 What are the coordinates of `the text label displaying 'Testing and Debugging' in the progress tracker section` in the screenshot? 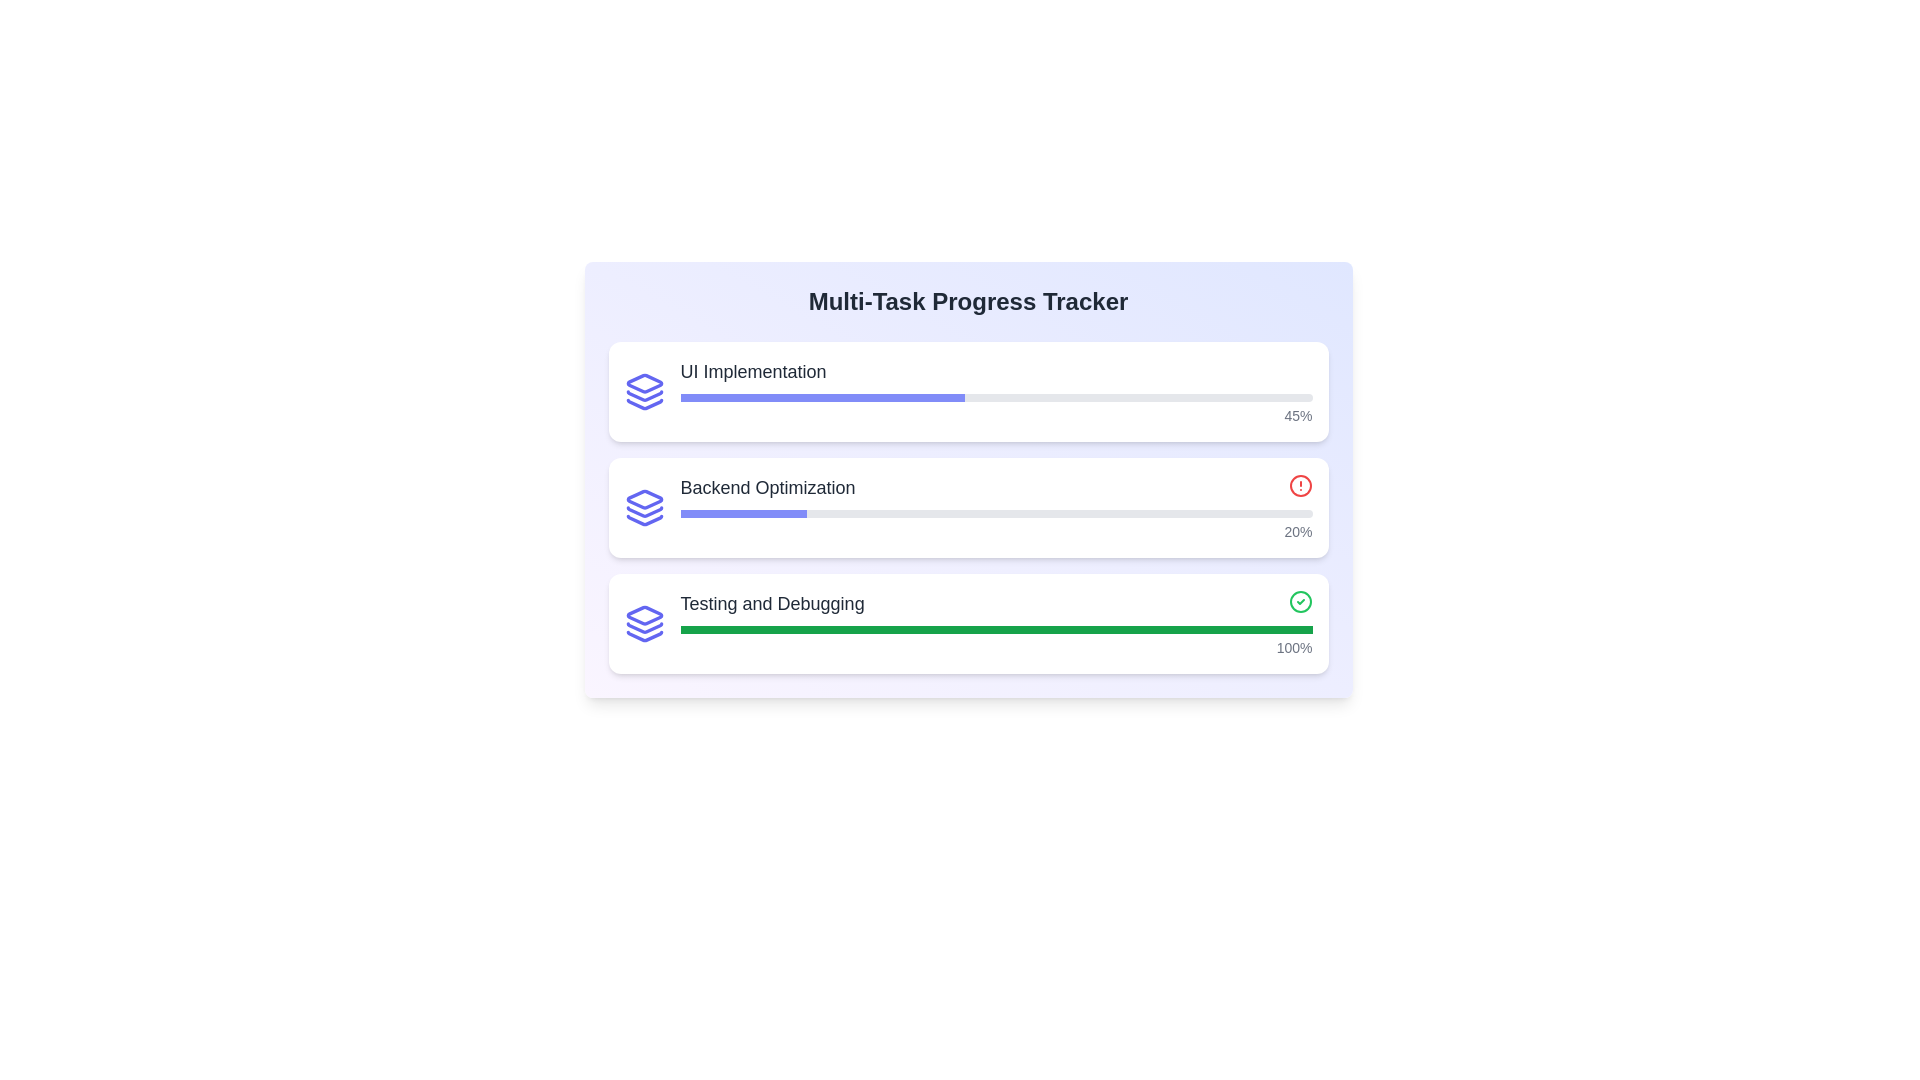 It's located at (771, 603).